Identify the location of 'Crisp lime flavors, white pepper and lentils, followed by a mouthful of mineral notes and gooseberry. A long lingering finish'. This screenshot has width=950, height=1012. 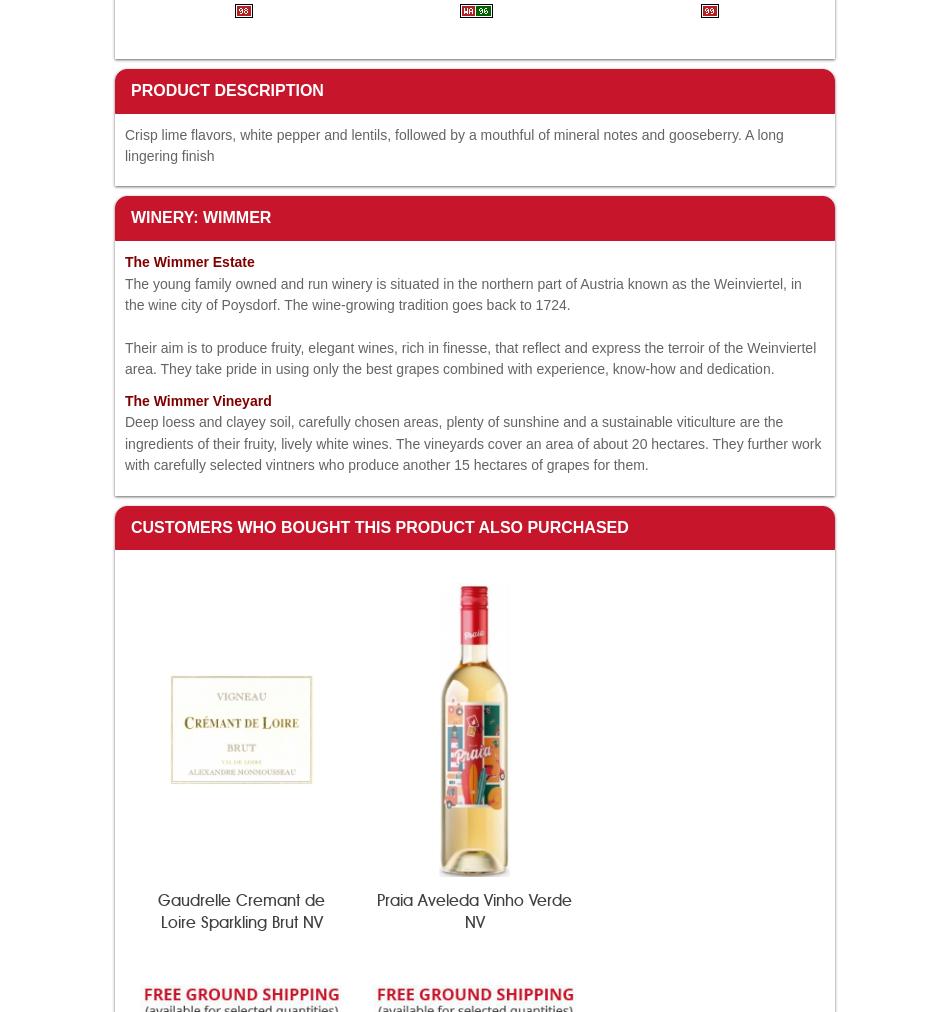
(453, 145).